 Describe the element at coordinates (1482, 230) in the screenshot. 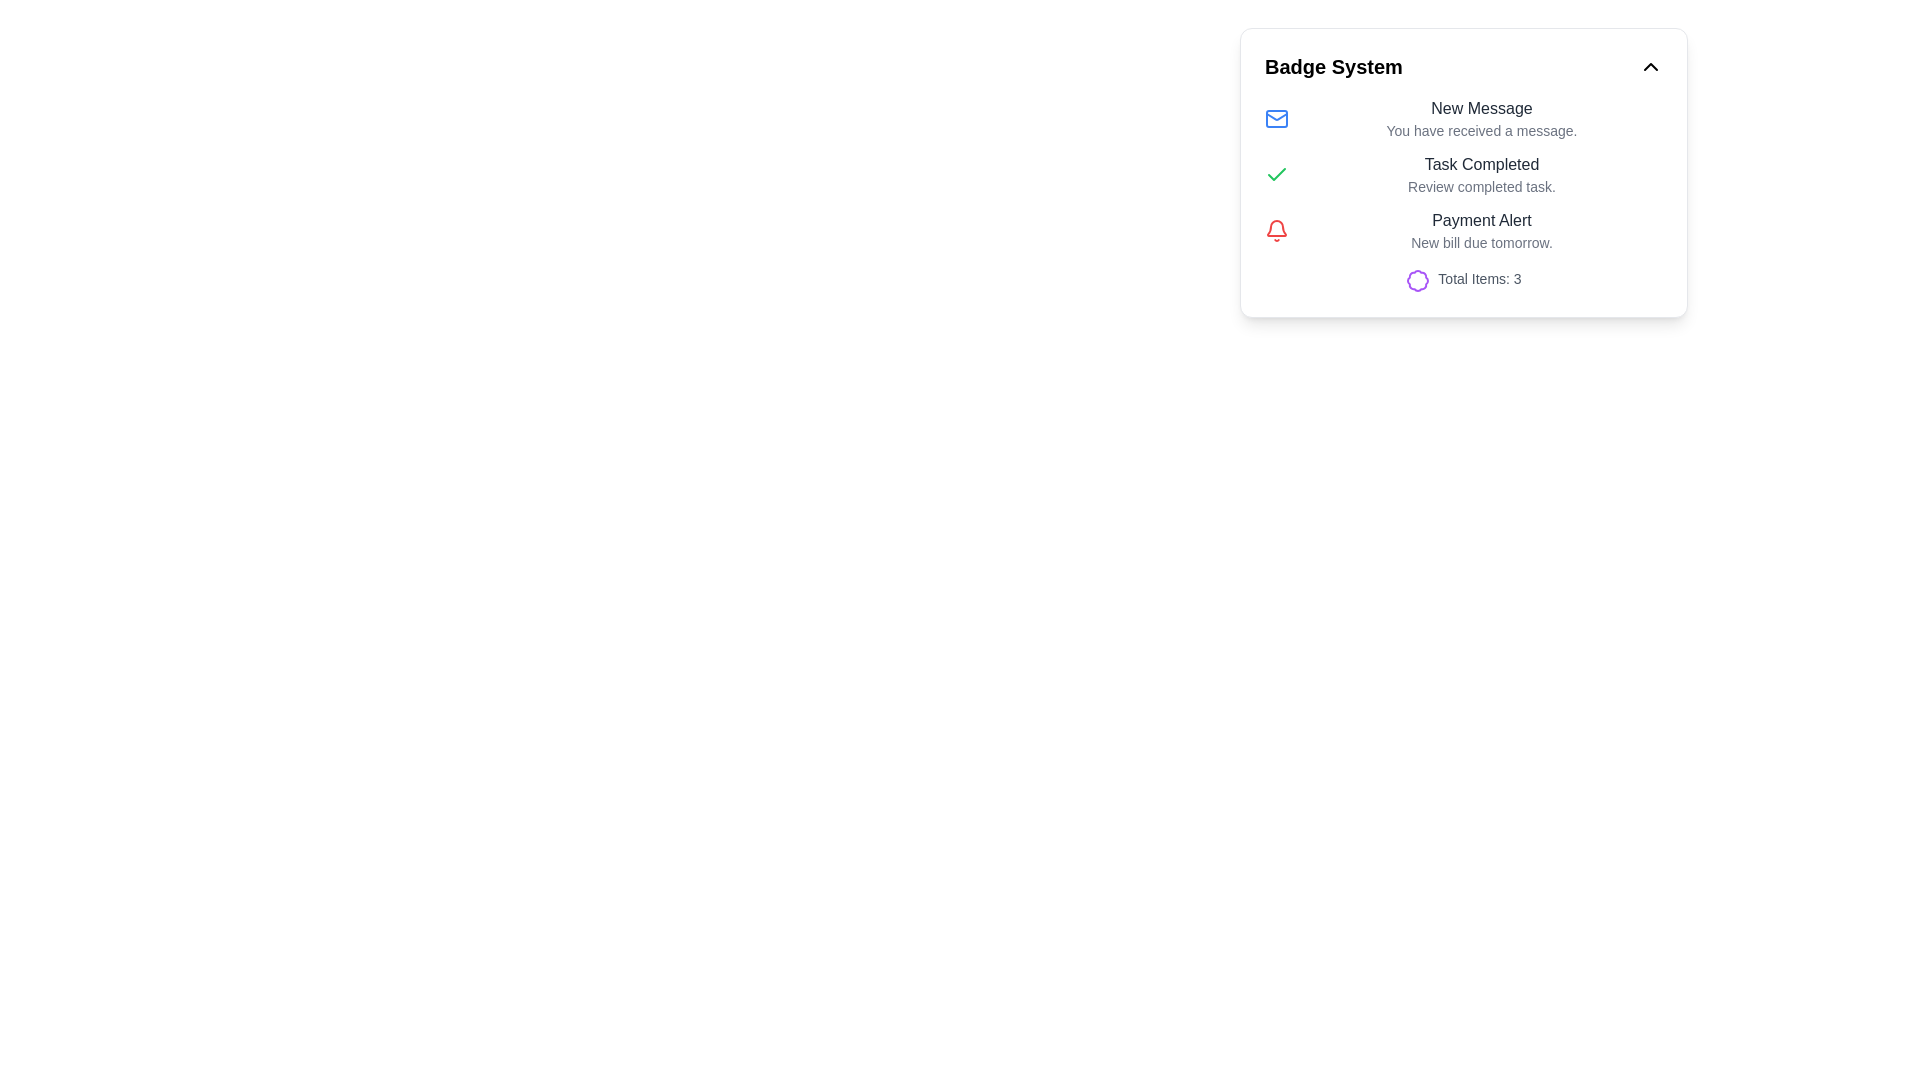

I see `text of the Notification item that states 'Payment Alert' and 'New bill due tomorrow.' for informational purposes` at that location.